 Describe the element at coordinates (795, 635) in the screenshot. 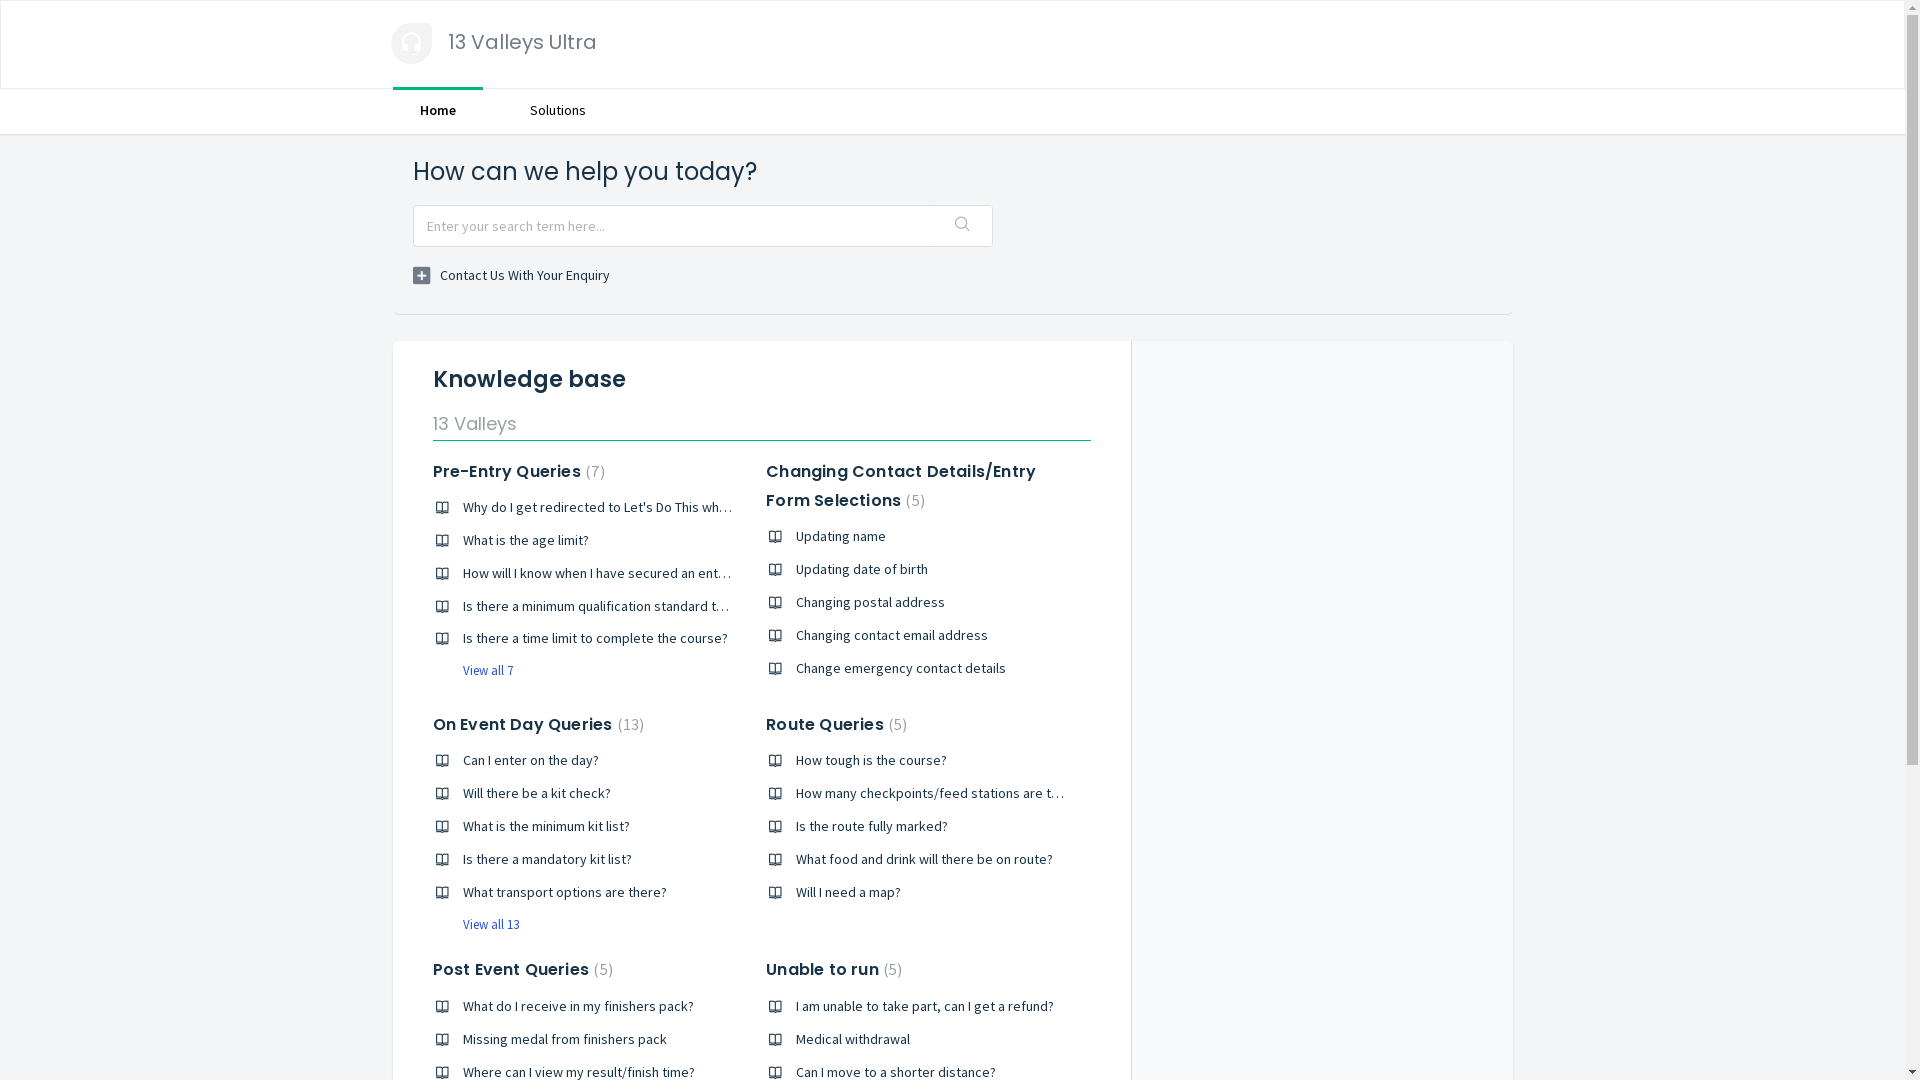

I see `'Changing contact email address'` at that location.